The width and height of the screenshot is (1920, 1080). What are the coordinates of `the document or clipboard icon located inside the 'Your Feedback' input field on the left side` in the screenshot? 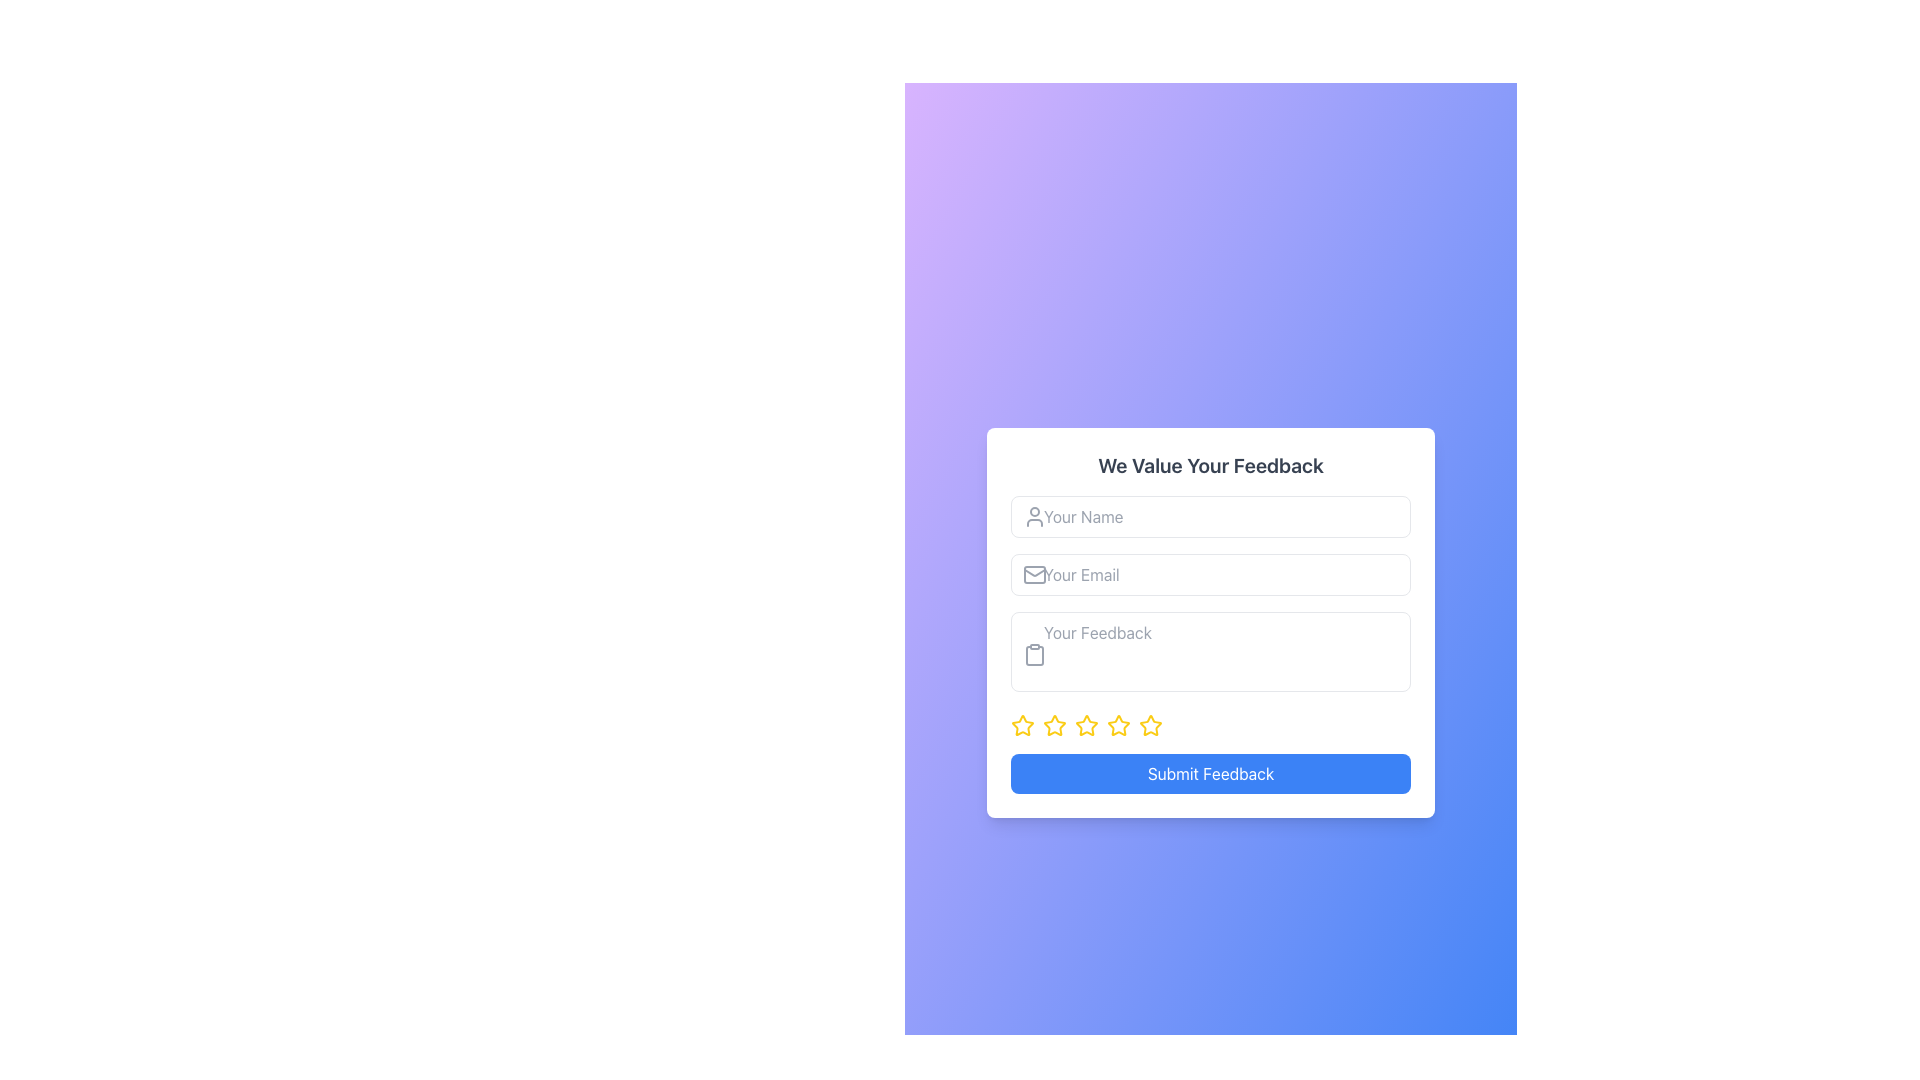 It's located at (1035, 655).